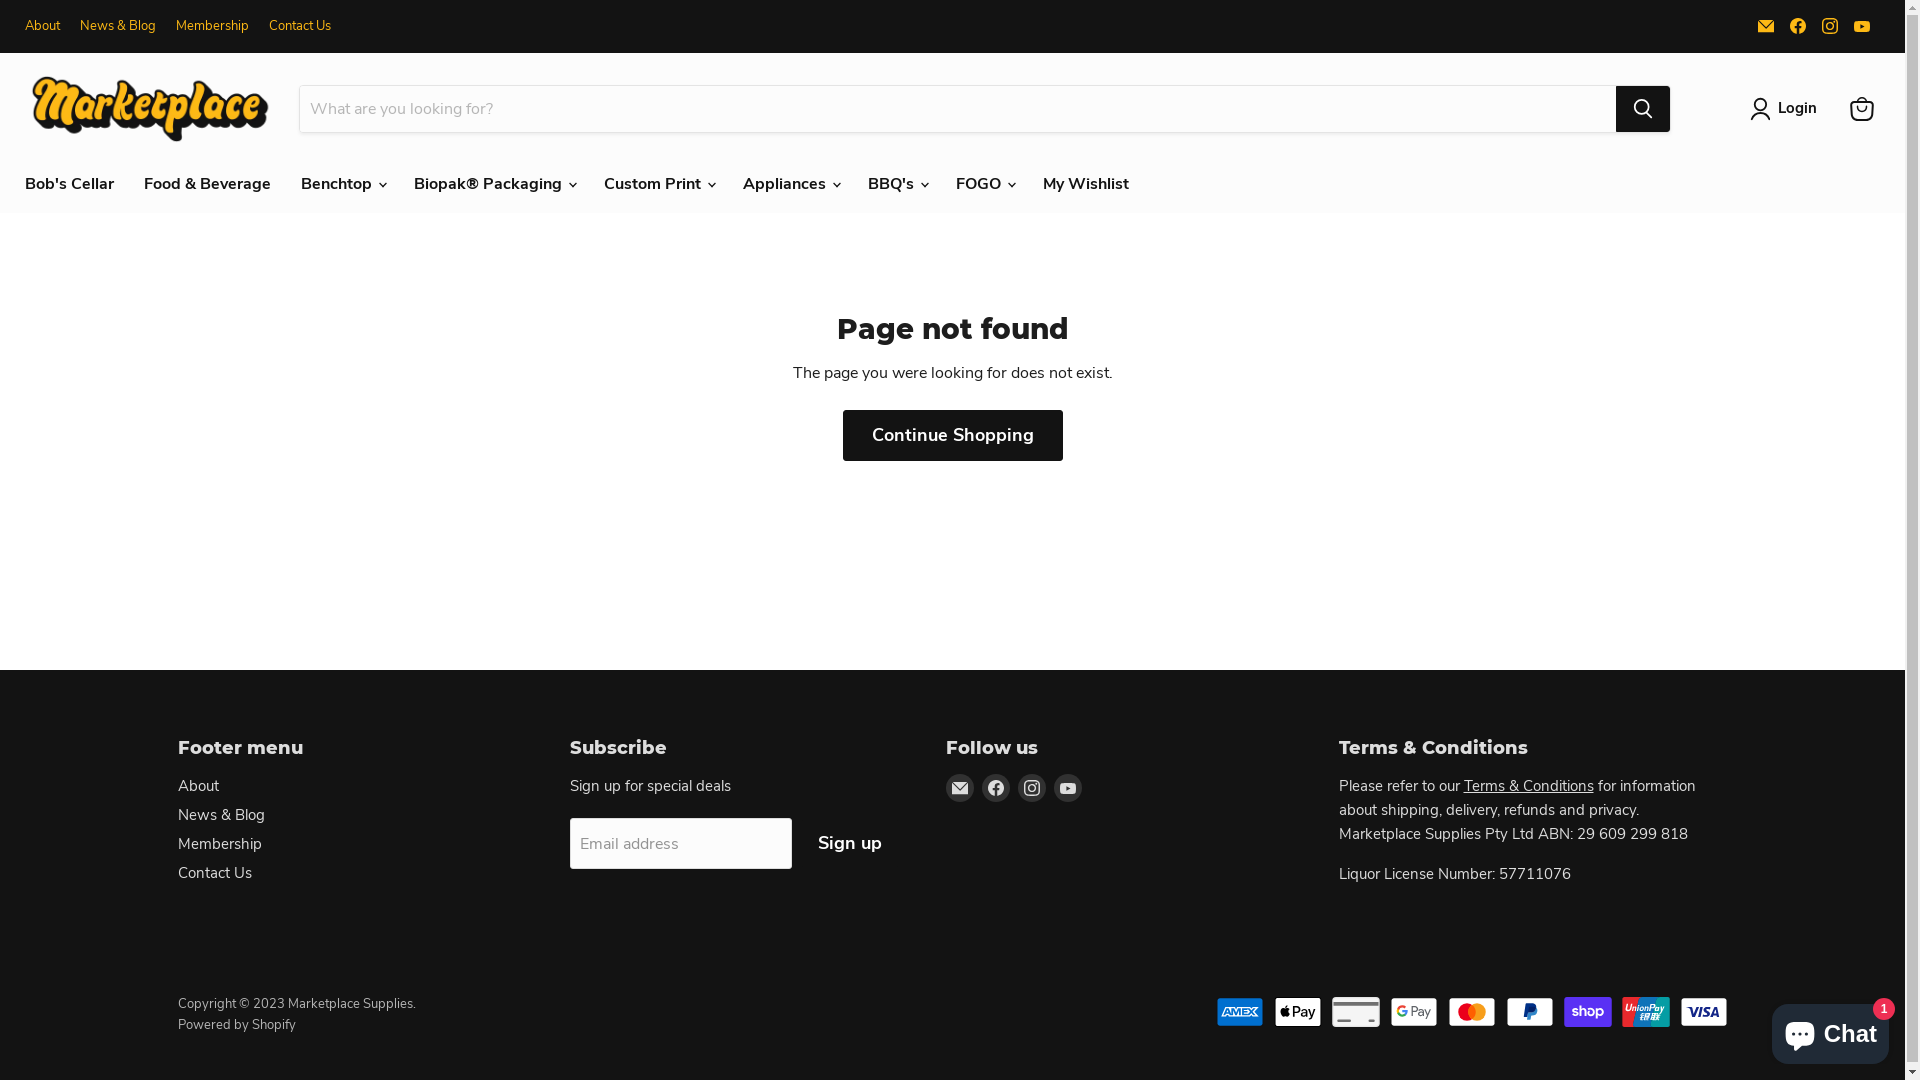 Image resolution: width=1920 pixels, height=1080 pixels. What do you see at coordinates (950, 434) in the screenshot?
I see `'Continue Shopping'` at bounding box center [950, 434].